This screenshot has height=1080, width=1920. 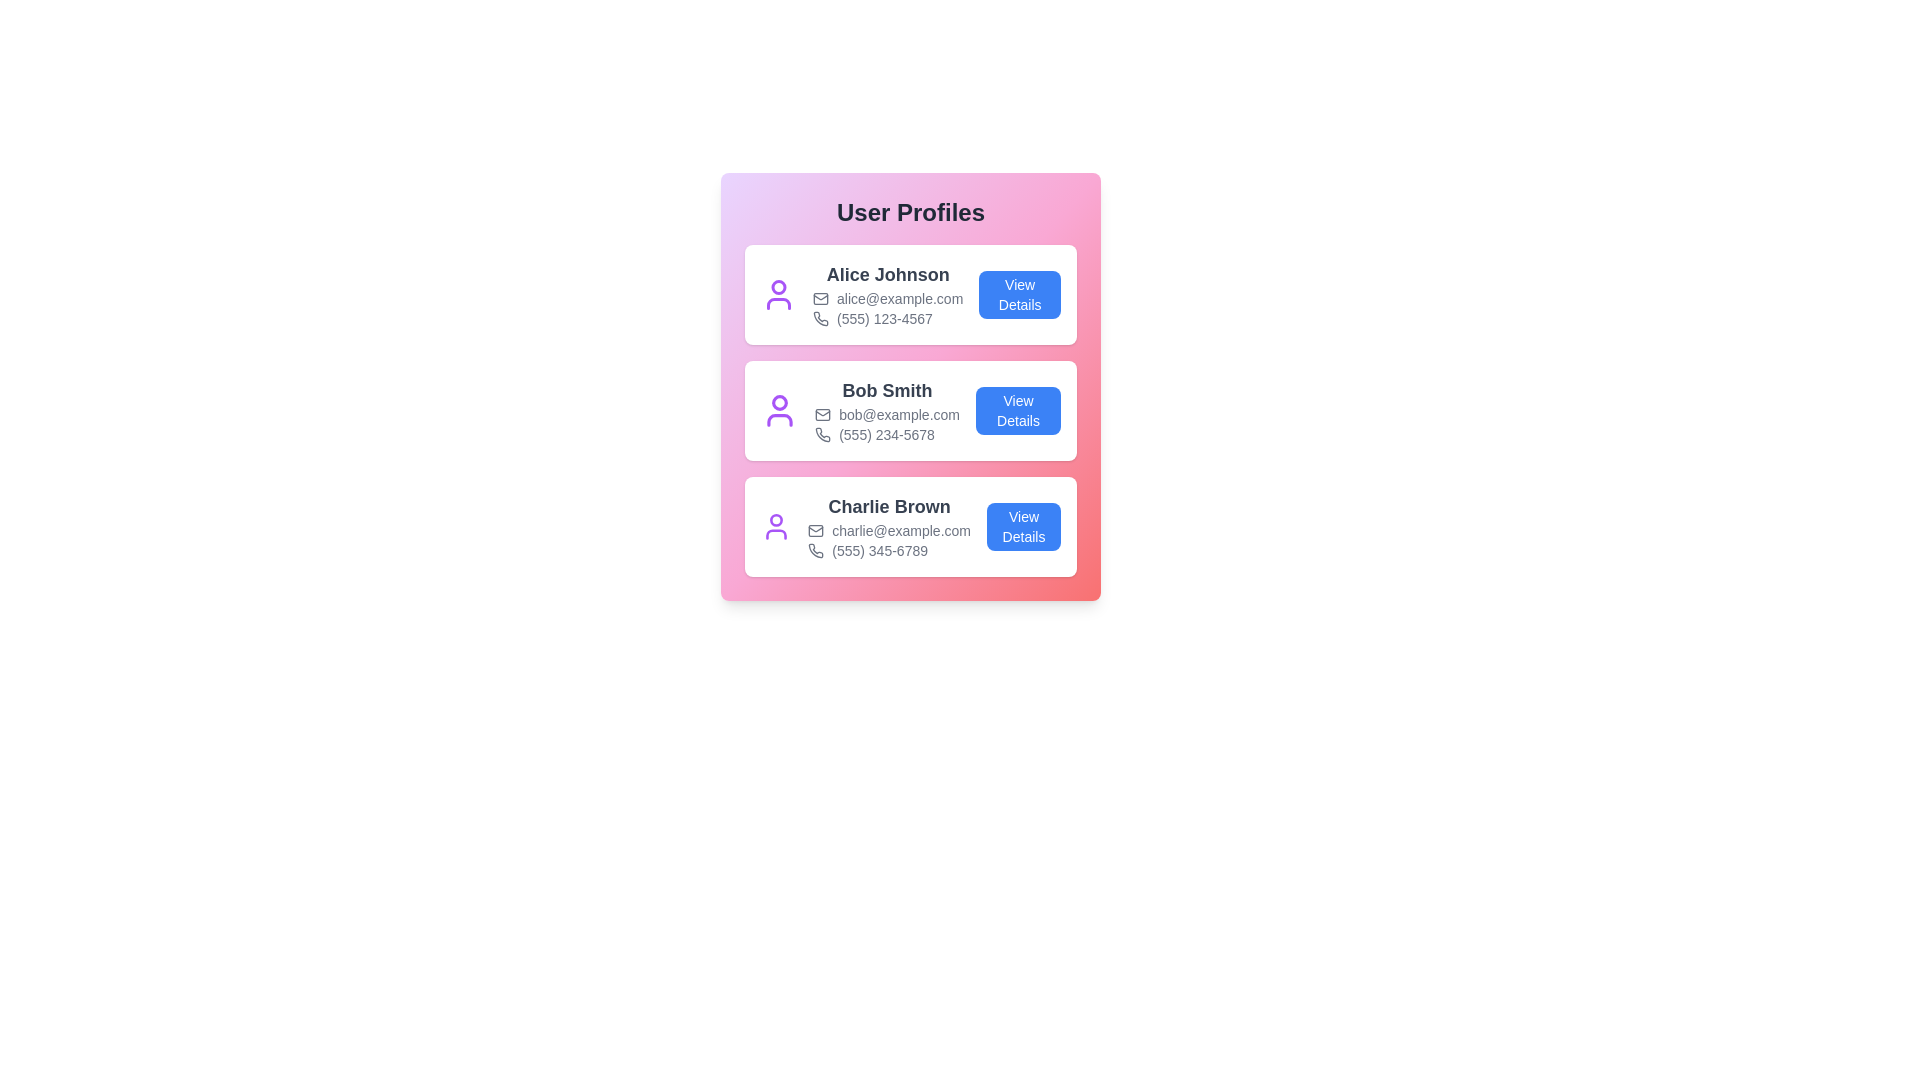 I want to click on 'View Details' button for the user profile of Charlie Brown, so click(x=1023, y=526).